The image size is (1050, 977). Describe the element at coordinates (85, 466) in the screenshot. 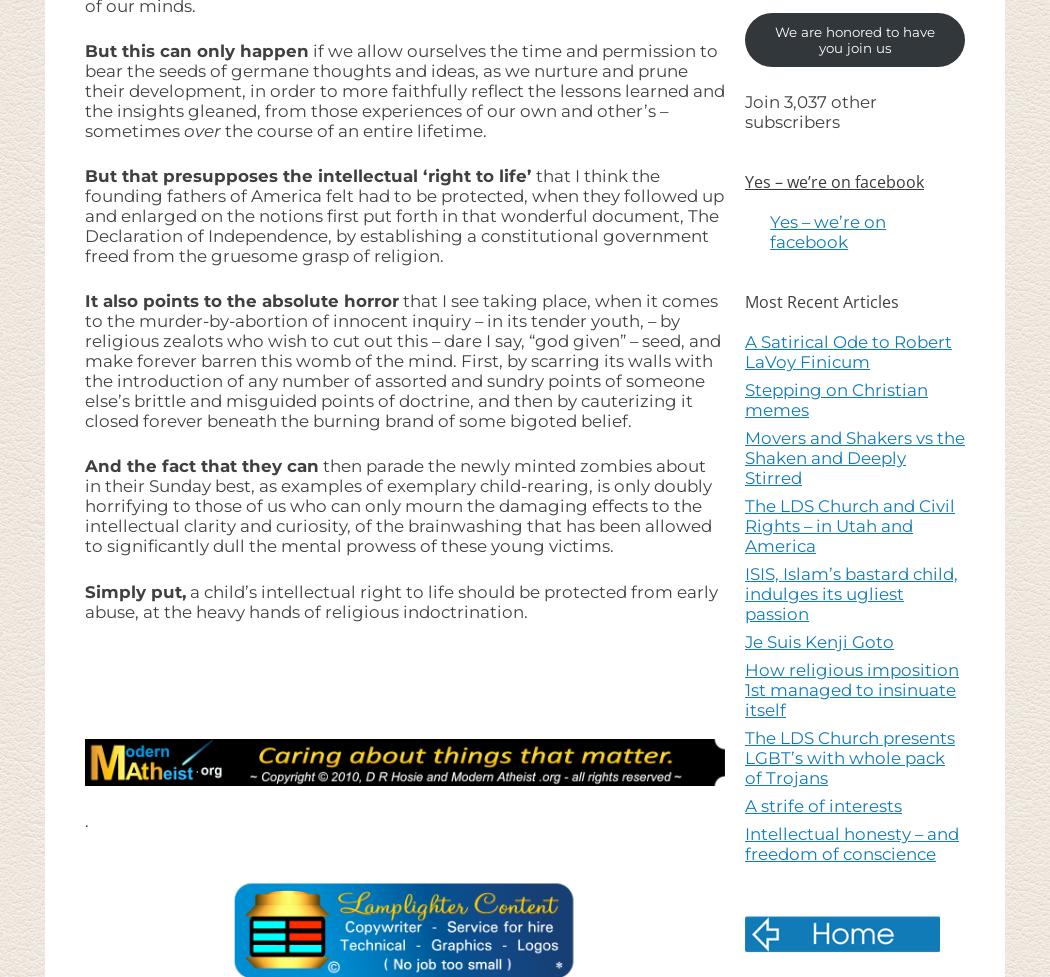

I see `'And the fact that they can'` at that location.